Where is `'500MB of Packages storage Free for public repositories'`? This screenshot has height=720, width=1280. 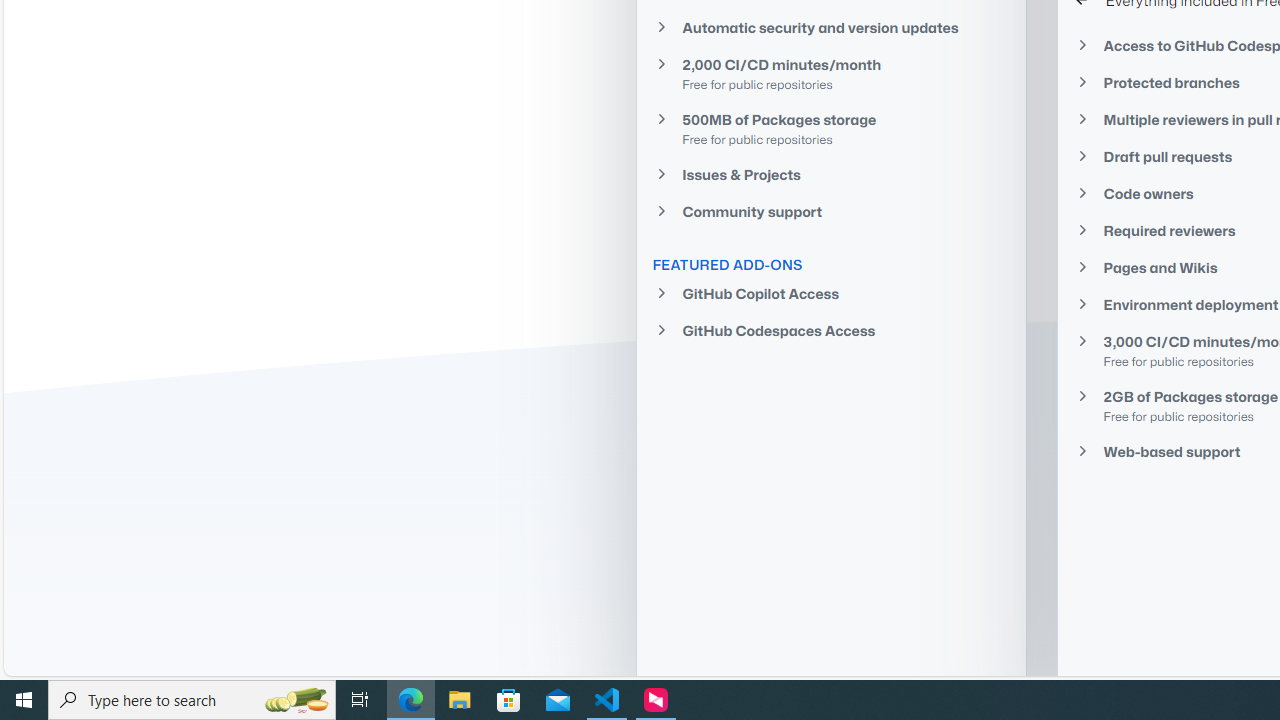
'500MB of Packages storage Free for public repositories' is located at coordinates (830, 128).